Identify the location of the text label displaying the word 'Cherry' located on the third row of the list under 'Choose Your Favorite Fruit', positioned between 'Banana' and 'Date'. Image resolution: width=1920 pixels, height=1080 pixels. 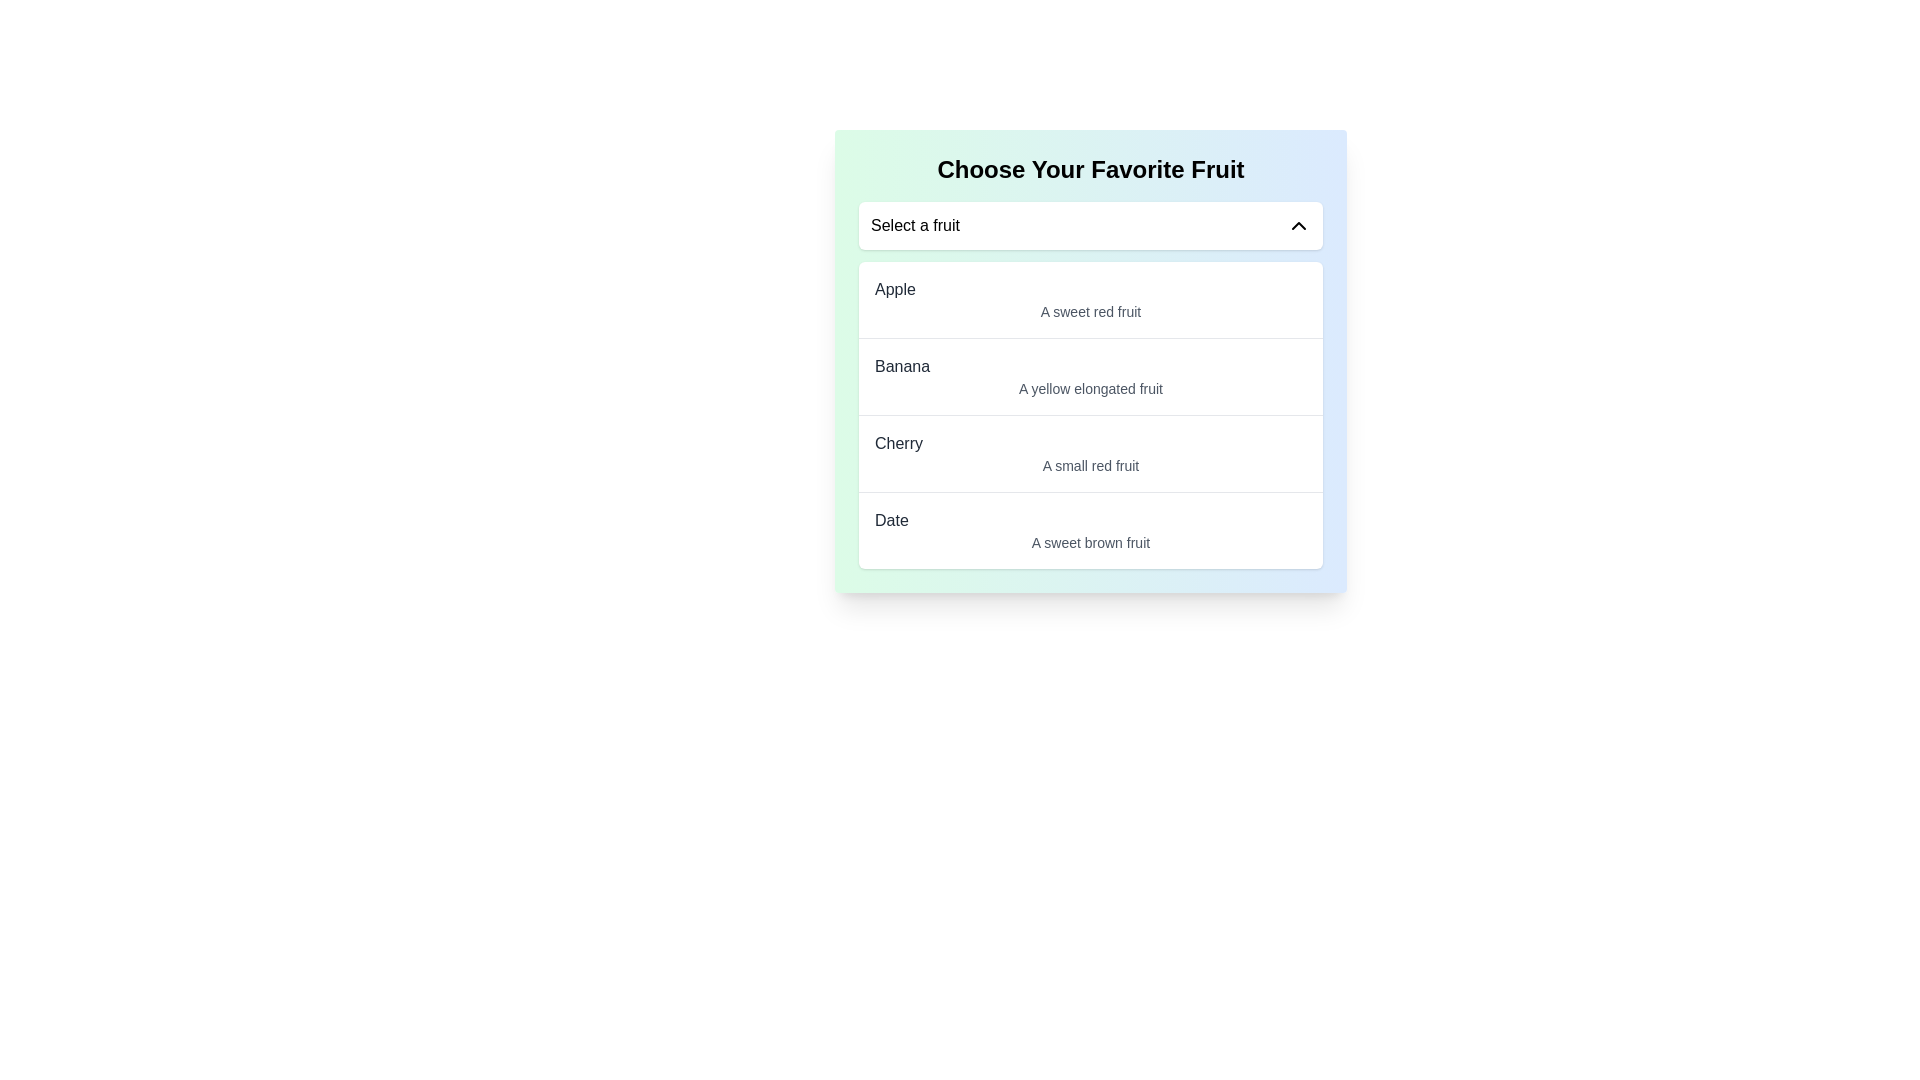
(897, 442).